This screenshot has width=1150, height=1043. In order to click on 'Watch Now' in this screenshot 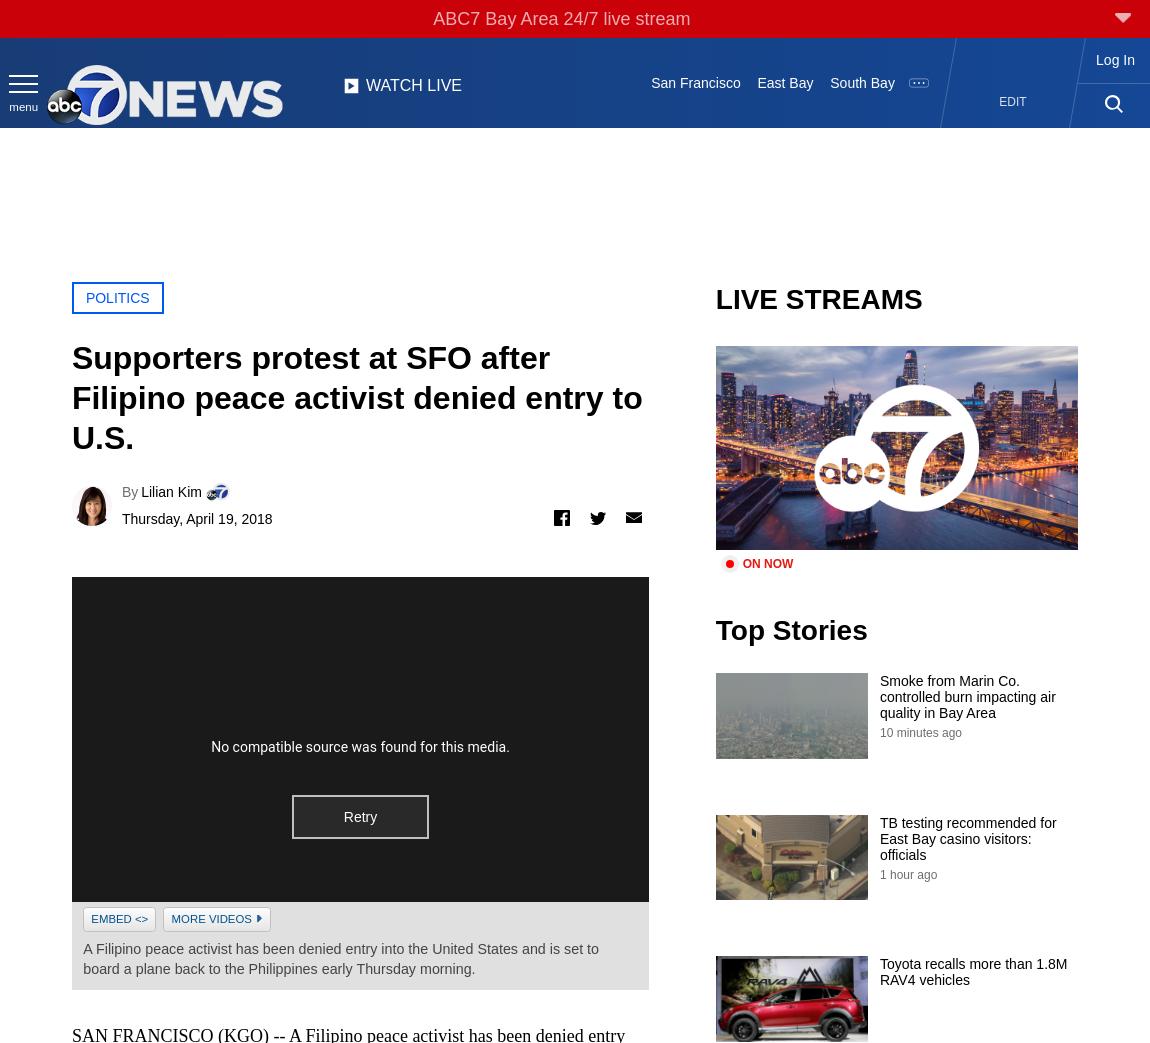, I will do `click(566, 60)`.